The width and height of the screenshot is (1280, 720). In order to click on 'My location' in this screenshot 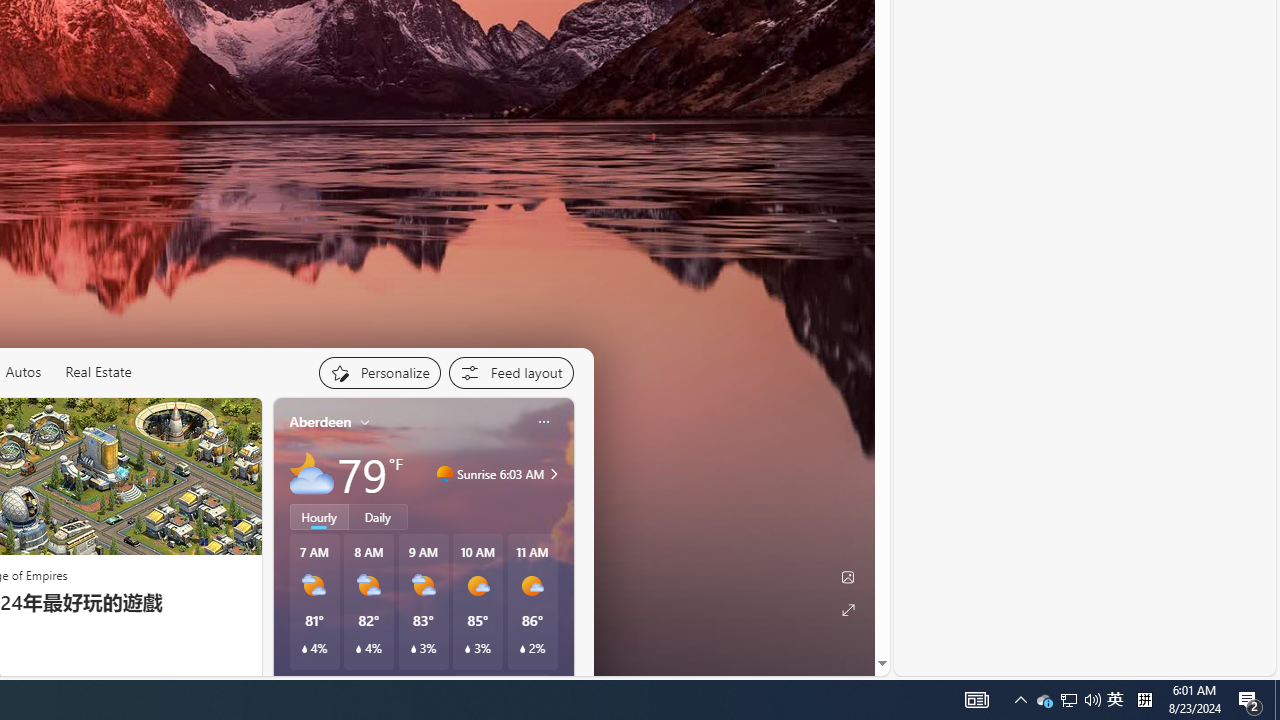, I will do `click(365, 420)`.